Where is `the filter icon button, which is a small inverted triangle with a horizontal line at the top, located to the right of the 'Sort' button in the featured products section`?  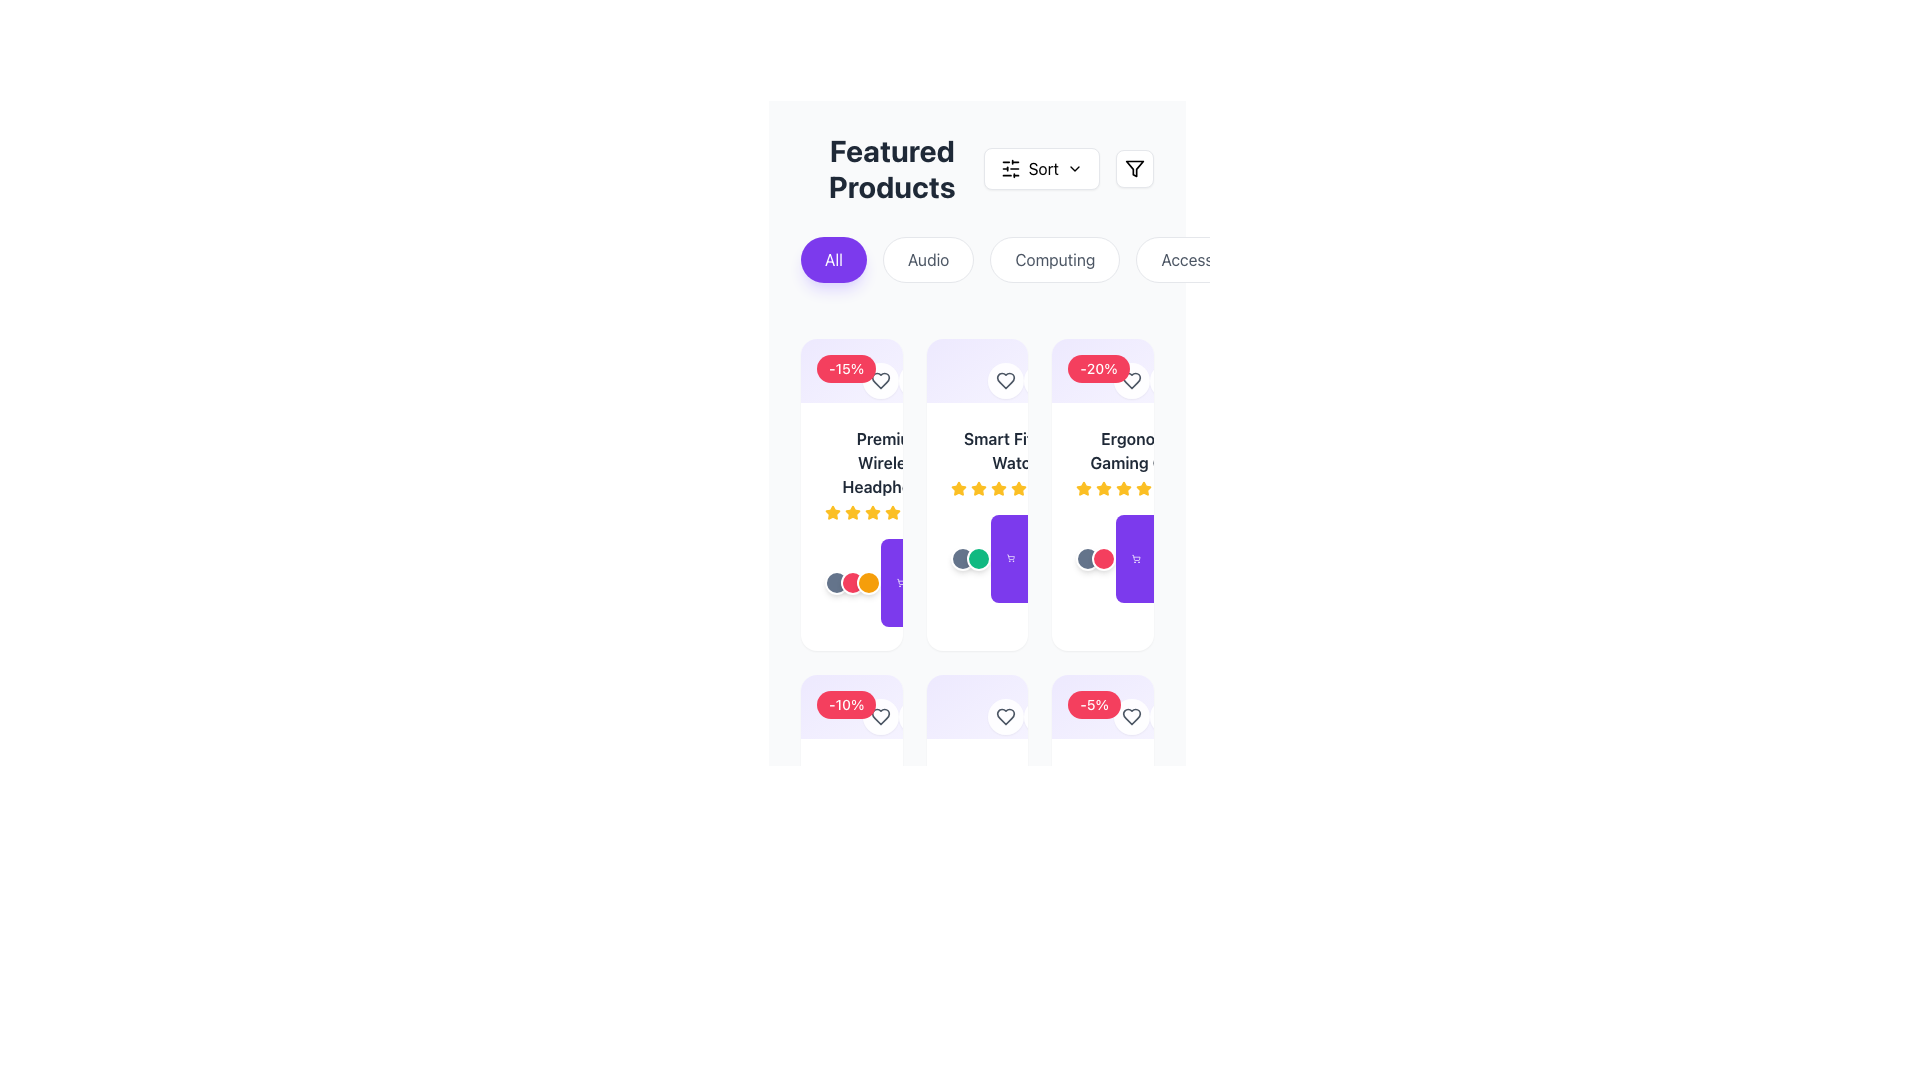 the filter icon button, which is a small inverted triangle with a horizontal line at the top, located to the right of the 'Sort' button in the featured products section is located at coordinates (1134, 168).